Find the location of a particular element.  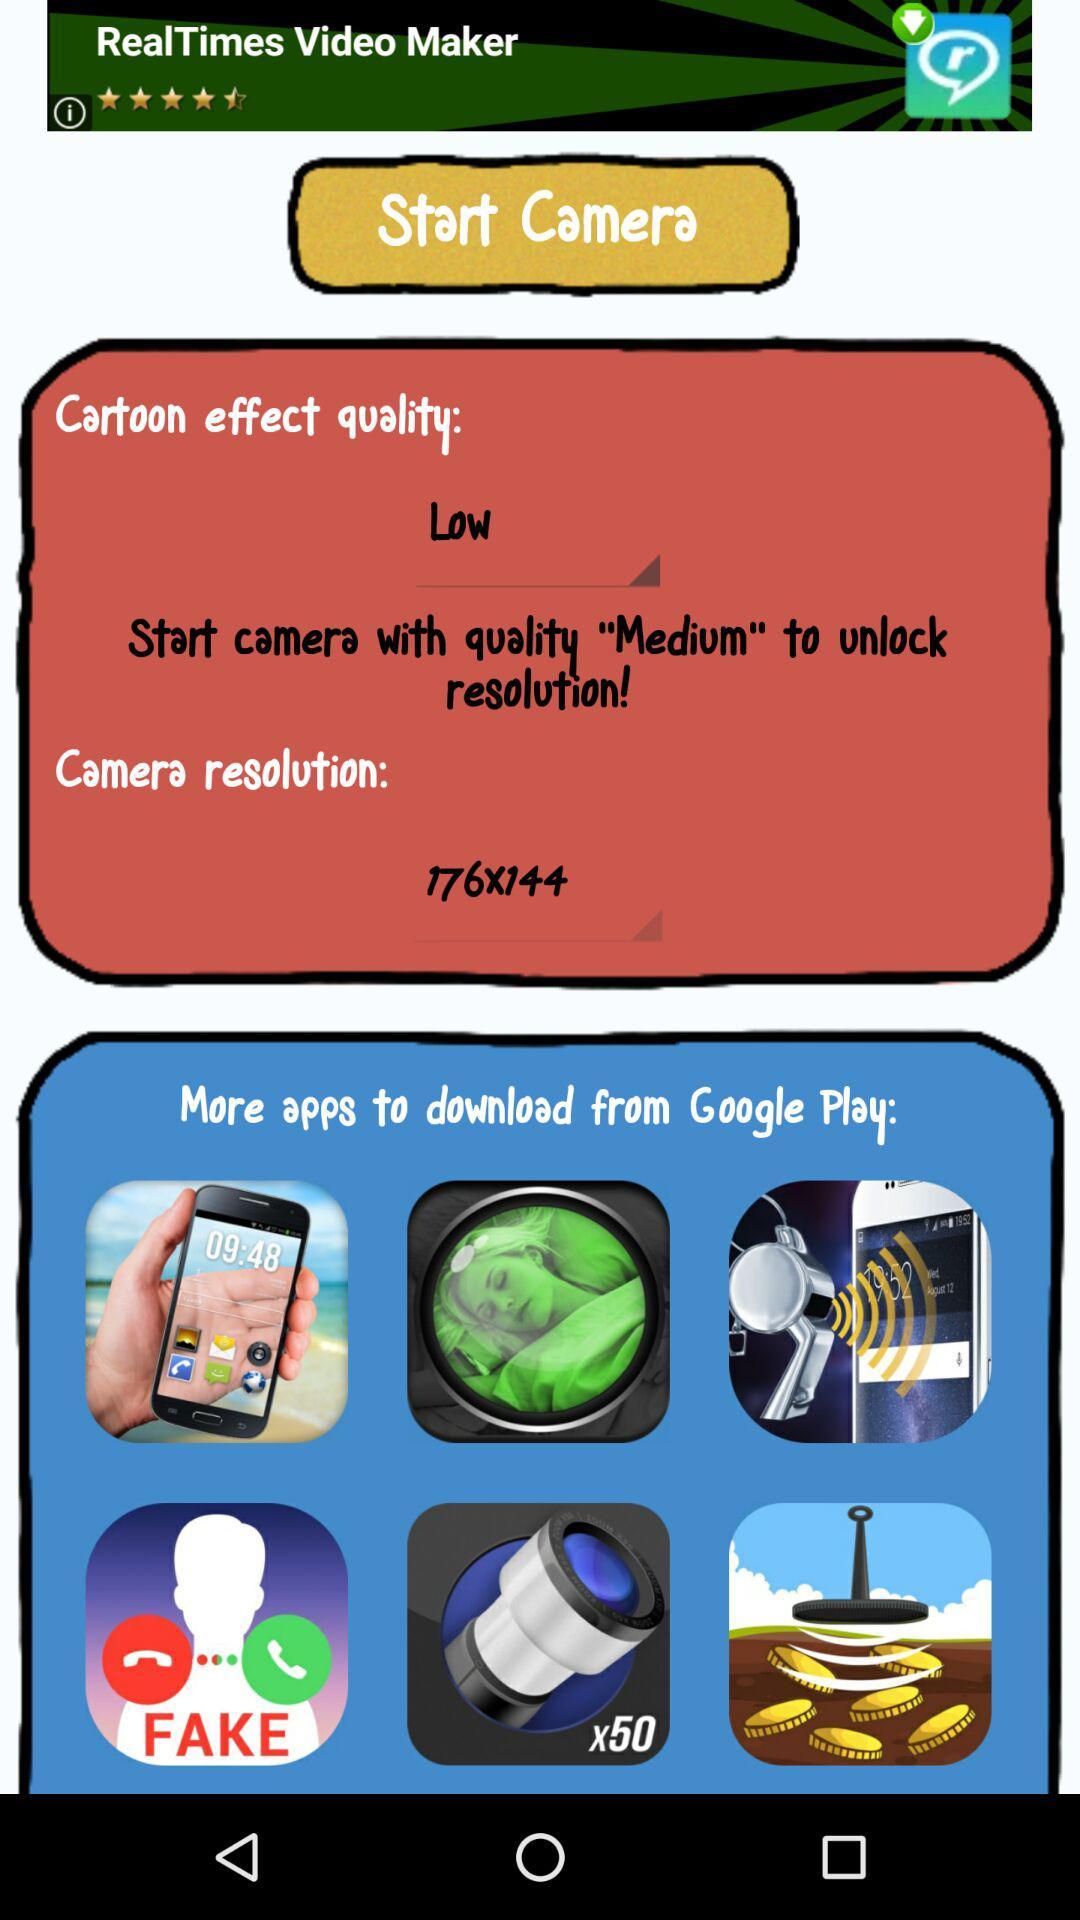

advertisement is located at coordinates (538, 65).